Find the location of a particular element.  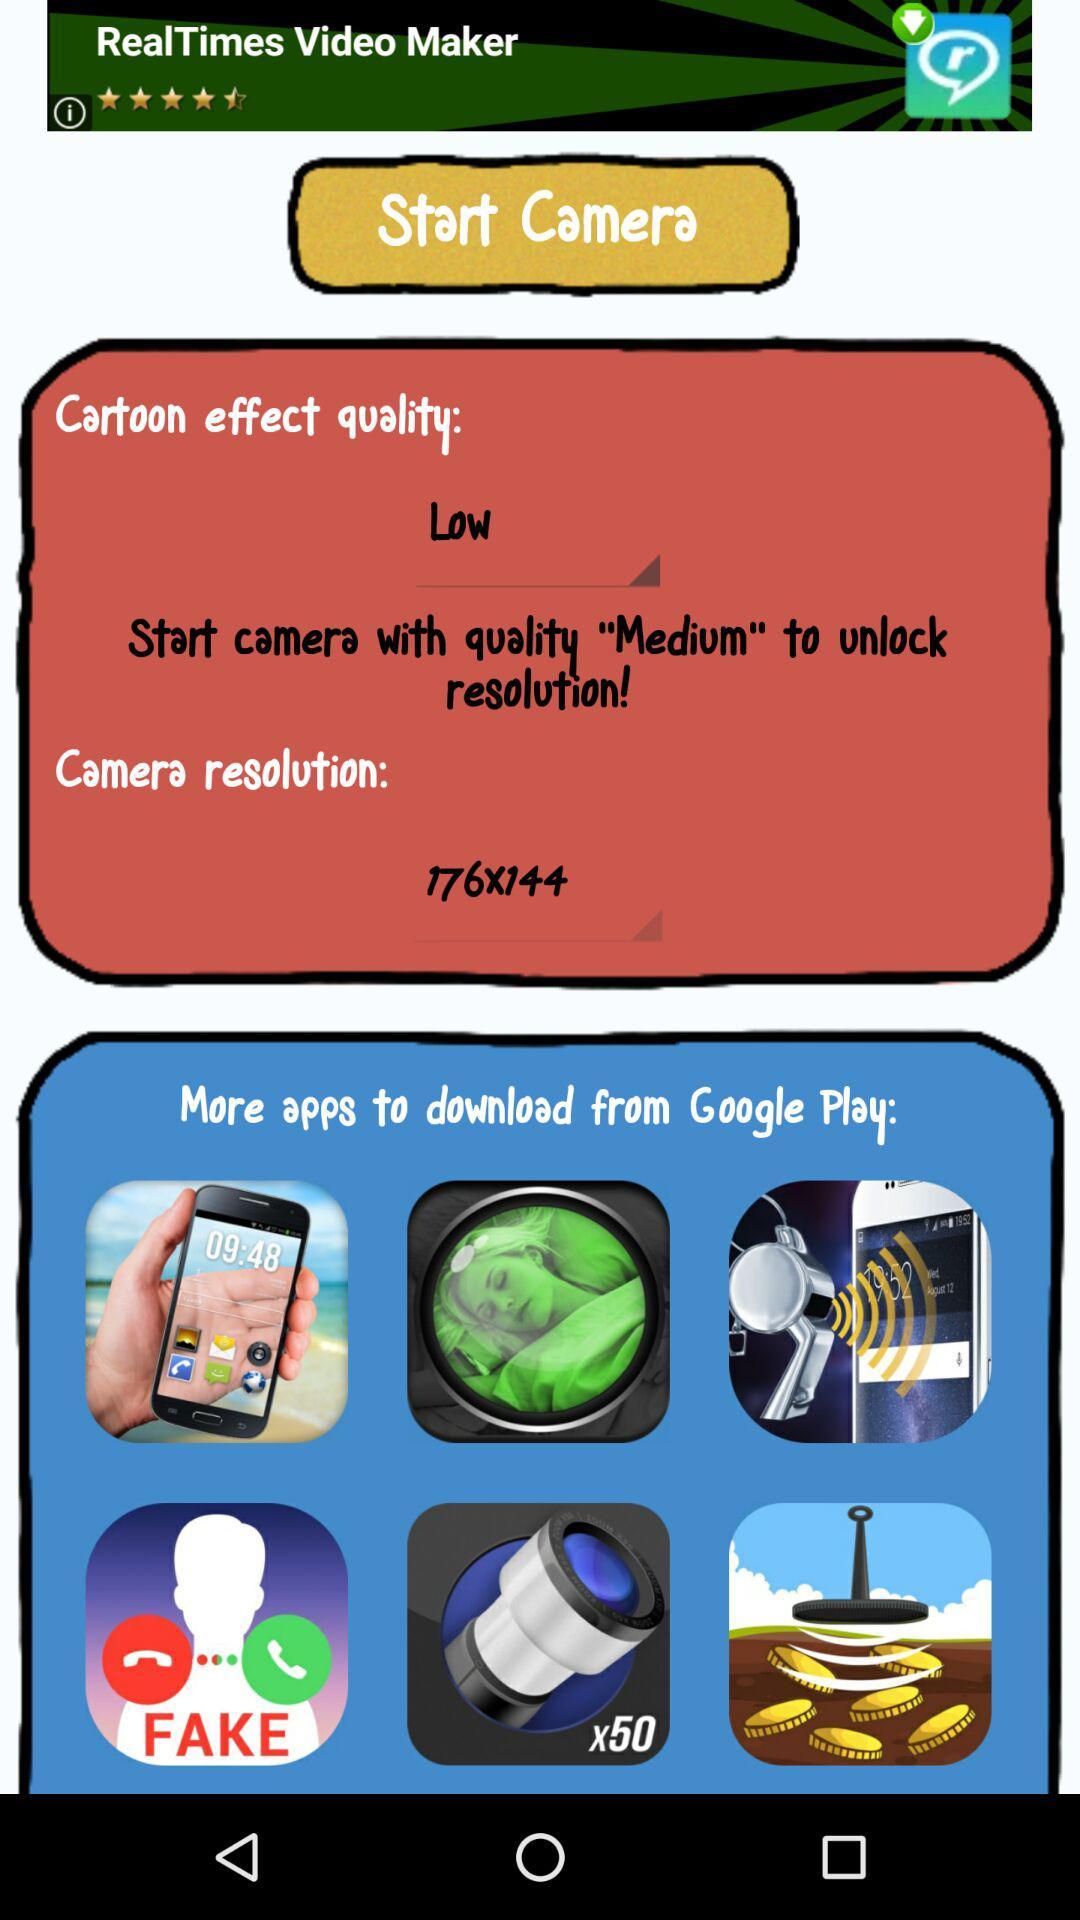

advertisement is located at coordinates (538, 65).